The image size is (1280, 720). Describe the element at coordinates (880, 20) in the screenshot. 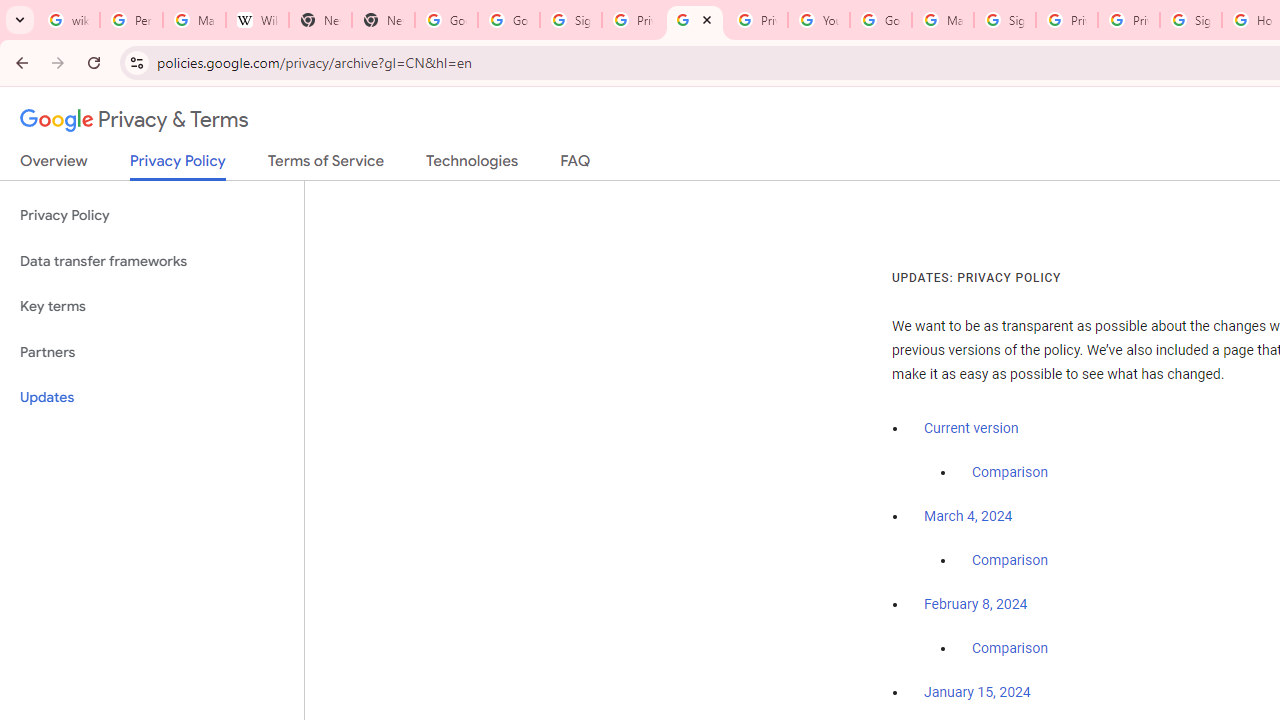

I see `'Google Account Help'` at that location.